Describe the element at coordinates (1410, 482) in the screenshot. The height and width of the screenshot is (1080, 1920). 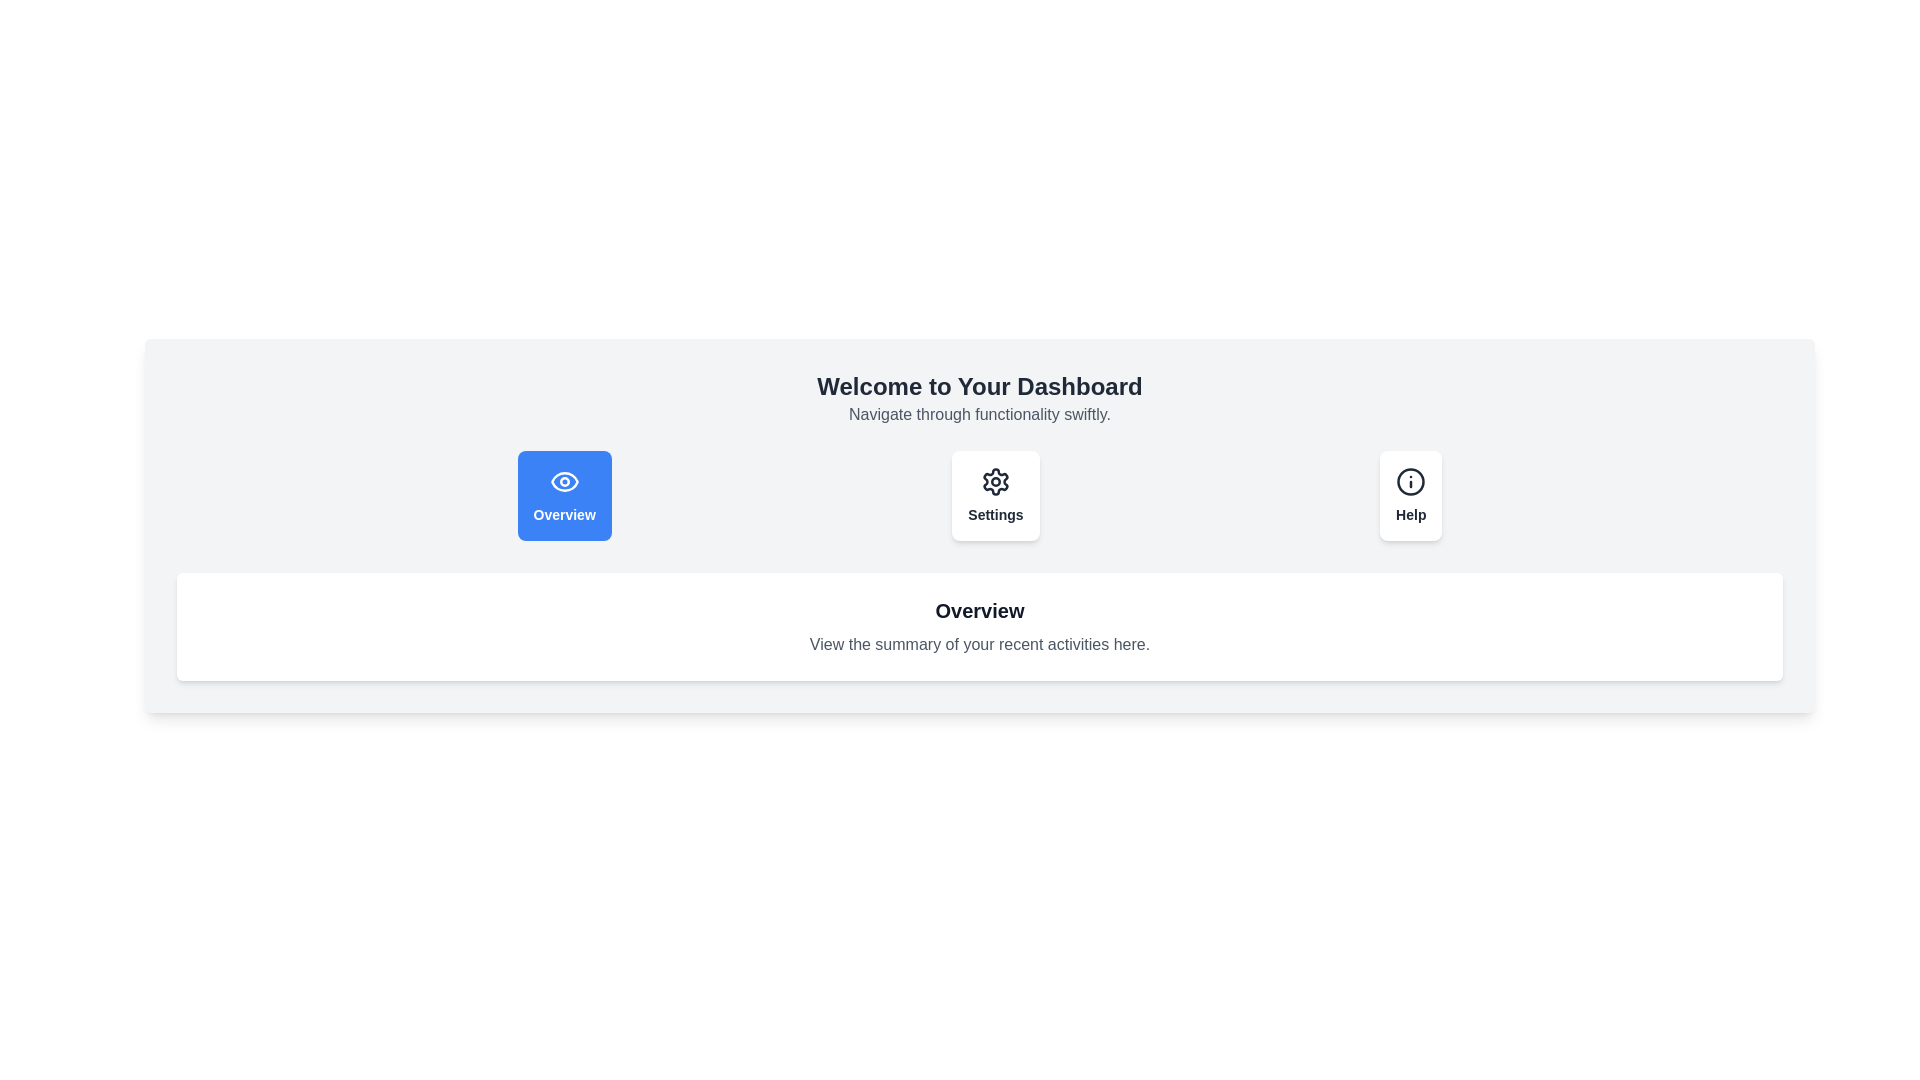
I see `the information/help icon located centrally within the 'Help' widget on the right side of the horizontal row of features` at that location.